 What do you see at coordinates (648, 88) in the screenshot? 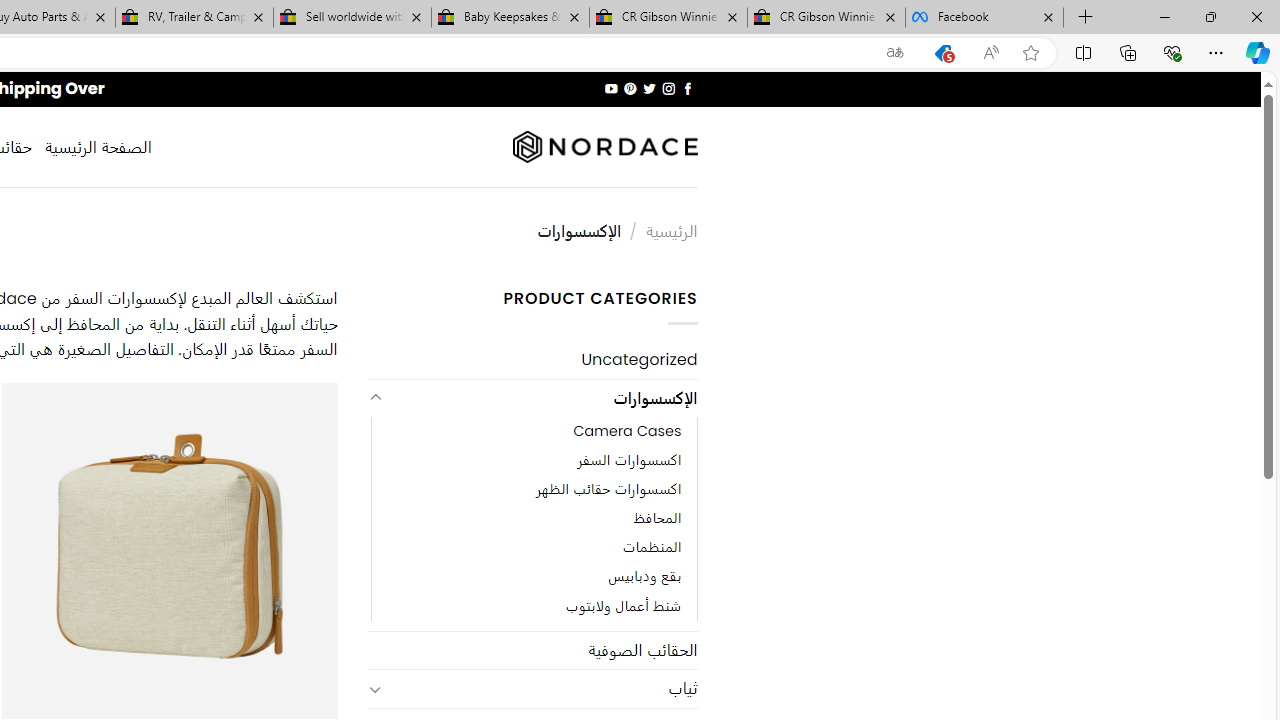
I see `'Follow on Twitter'` at bounding box center [648, 88].